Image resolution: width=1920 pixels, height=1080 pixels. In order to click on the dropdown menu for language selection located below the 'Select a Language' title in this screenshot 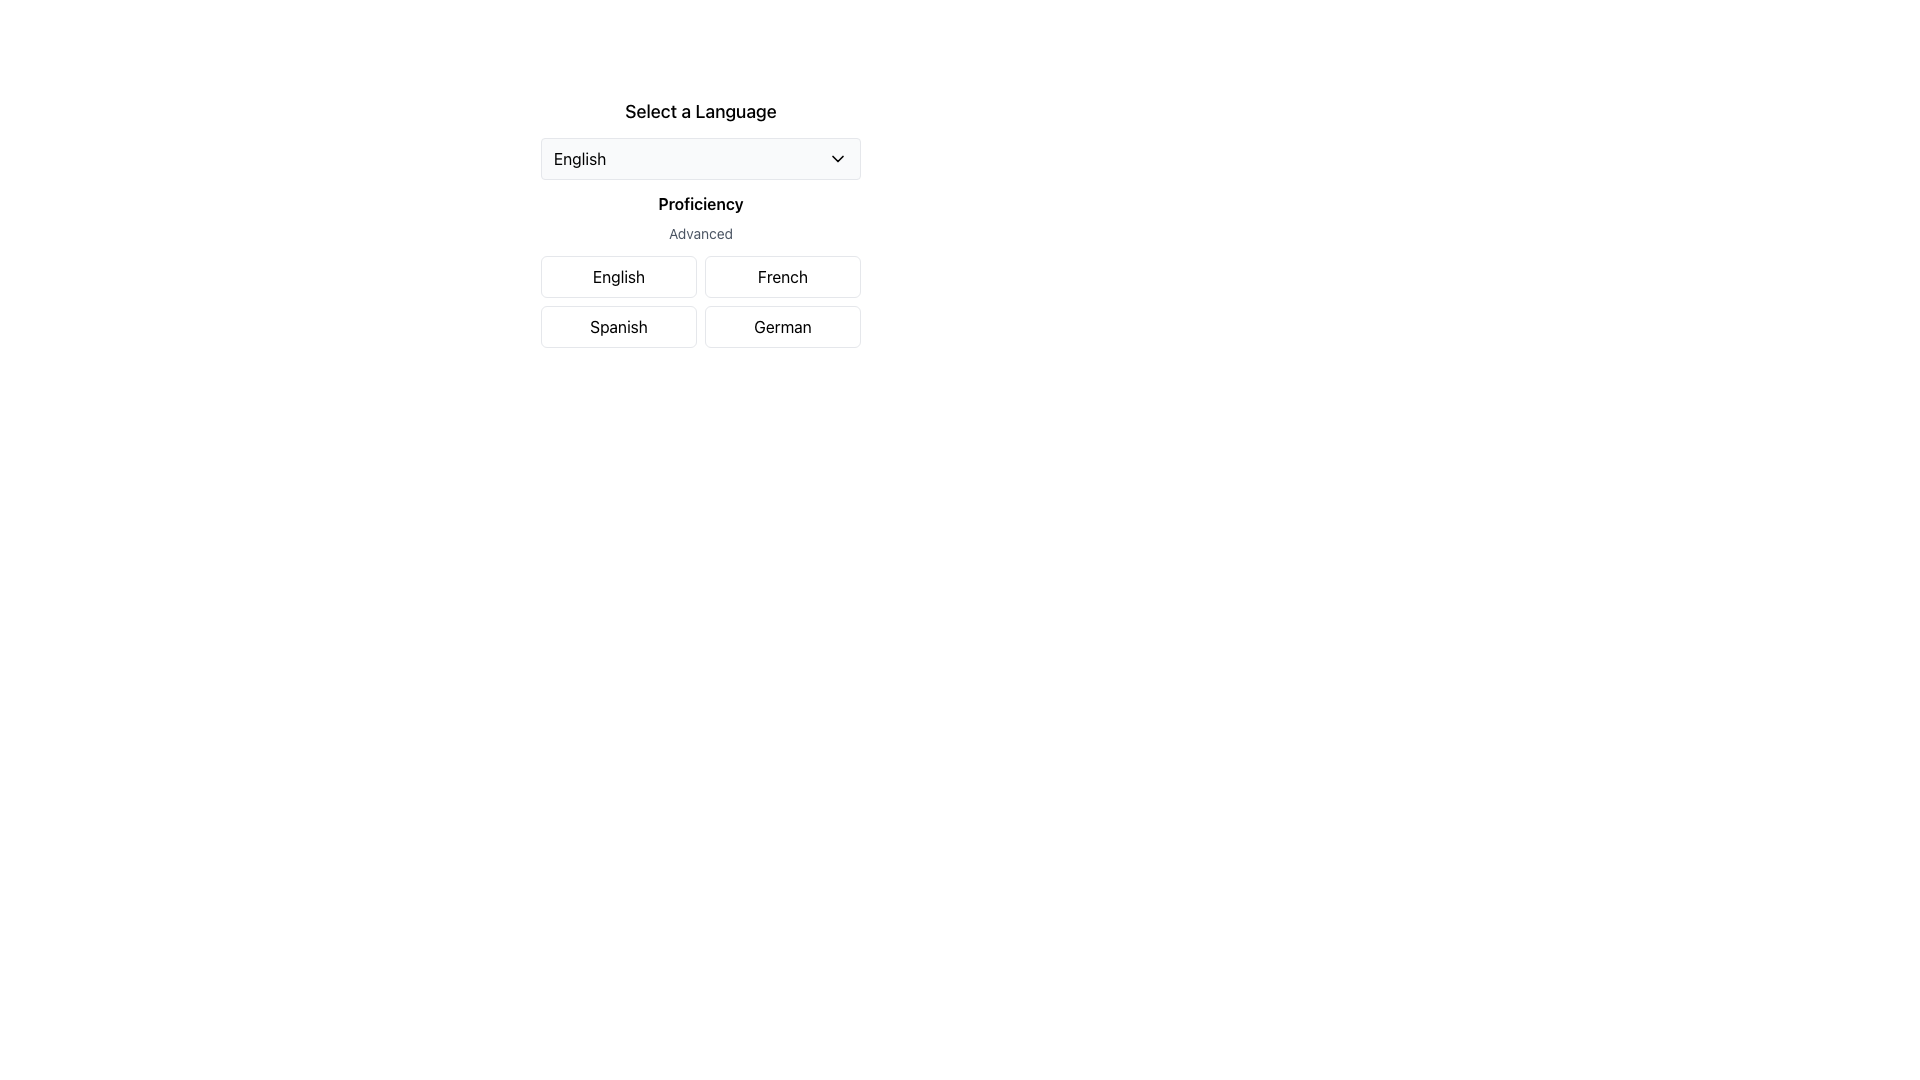, I will do `click(700, 157)`.